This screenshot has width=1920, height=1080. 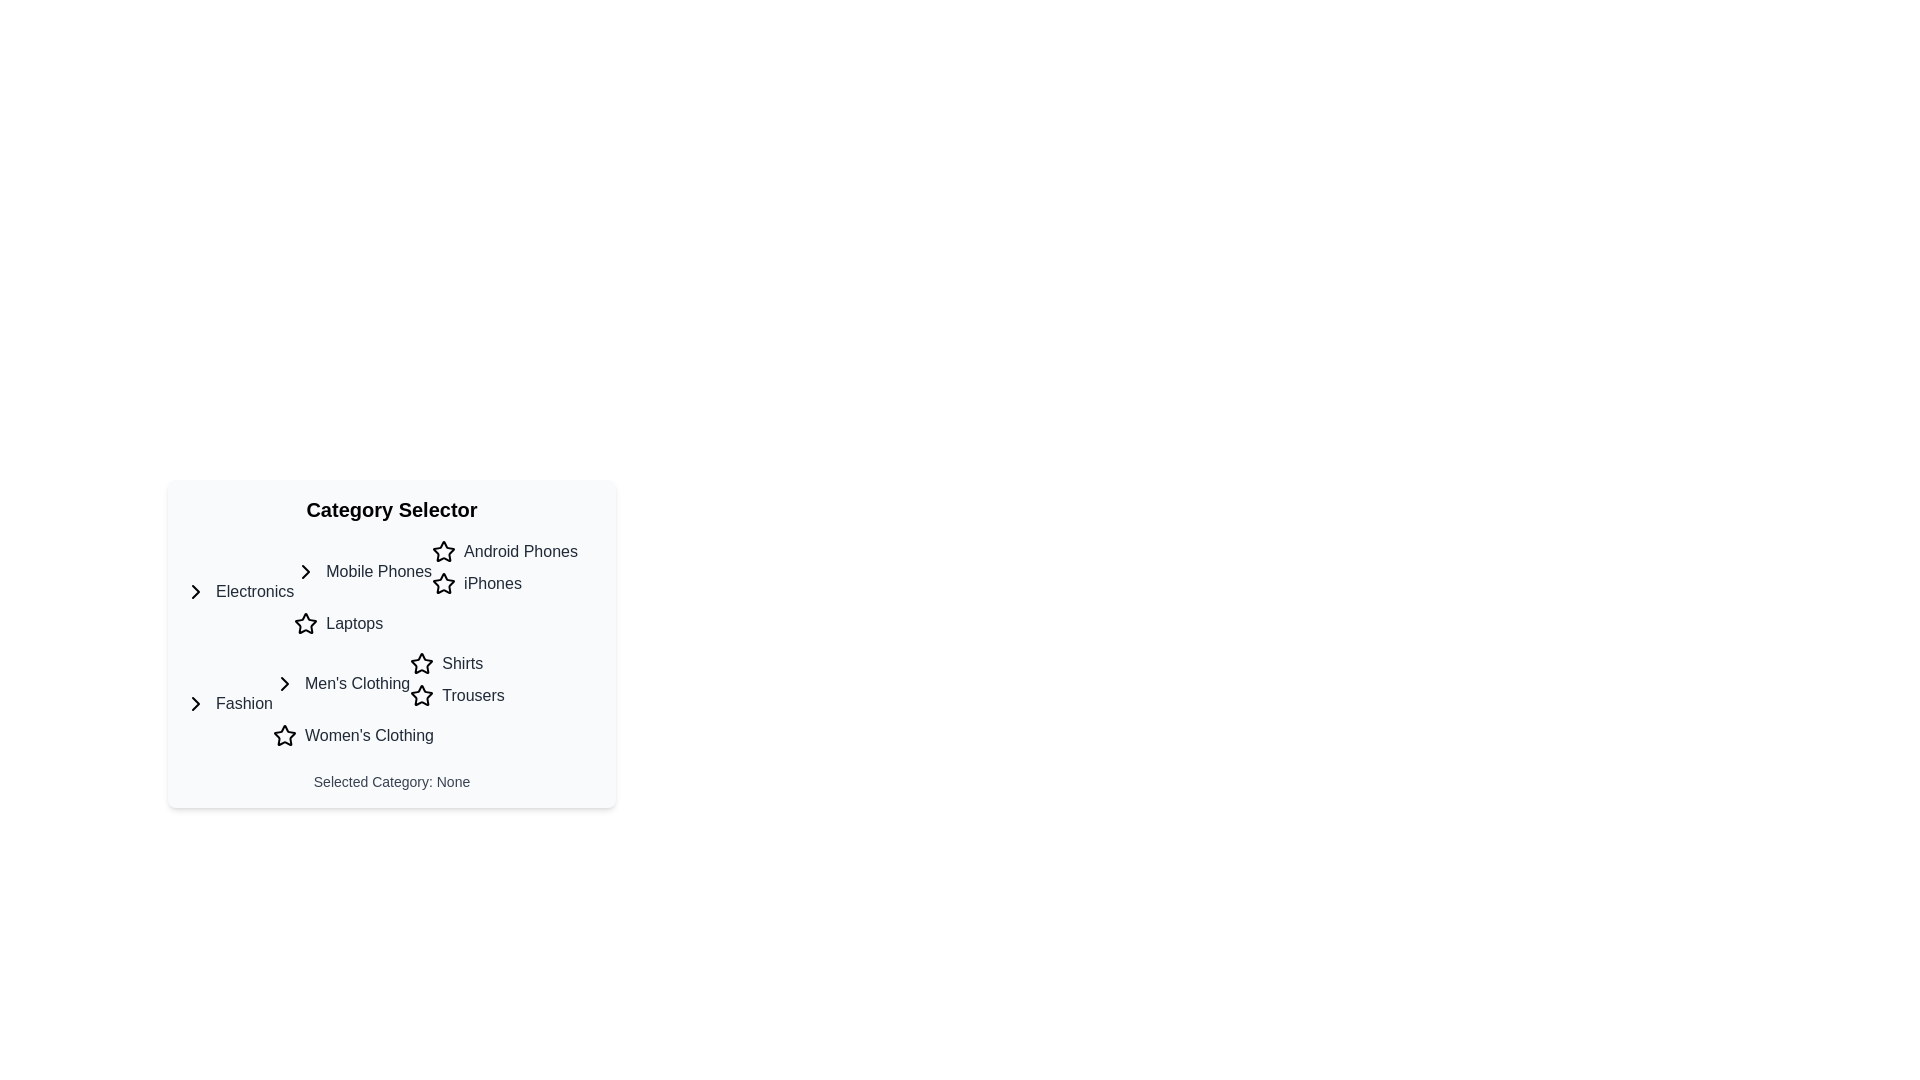 What do you see at coordinates (354, 623) in the screenshot?
I see `the 'Laptops' clickable label, which is styled with a medium-weight gray font and turns blue upon interaction` at bounding box center [354, 623].